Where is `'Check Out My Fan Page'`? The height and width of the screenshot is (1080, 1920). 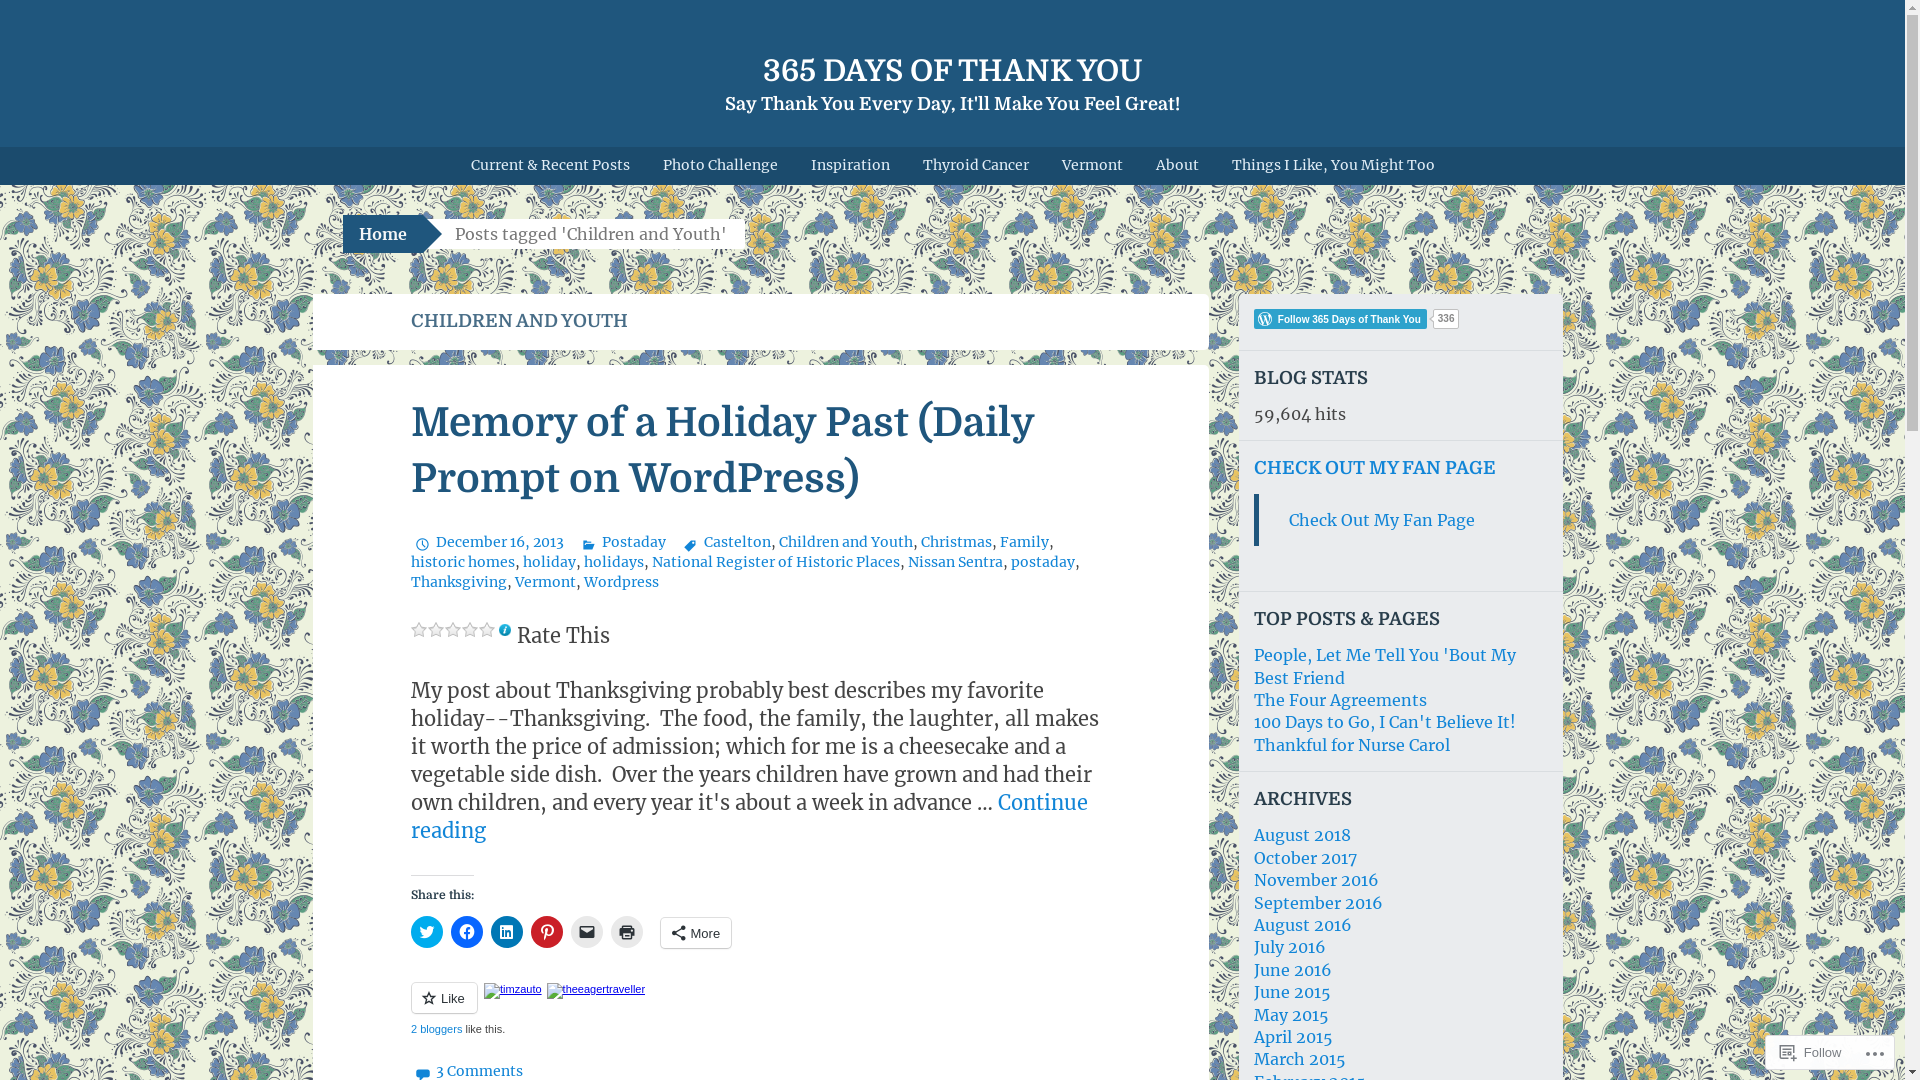
'Check Out My Fan Page' is located at coordinates (1380, 519).